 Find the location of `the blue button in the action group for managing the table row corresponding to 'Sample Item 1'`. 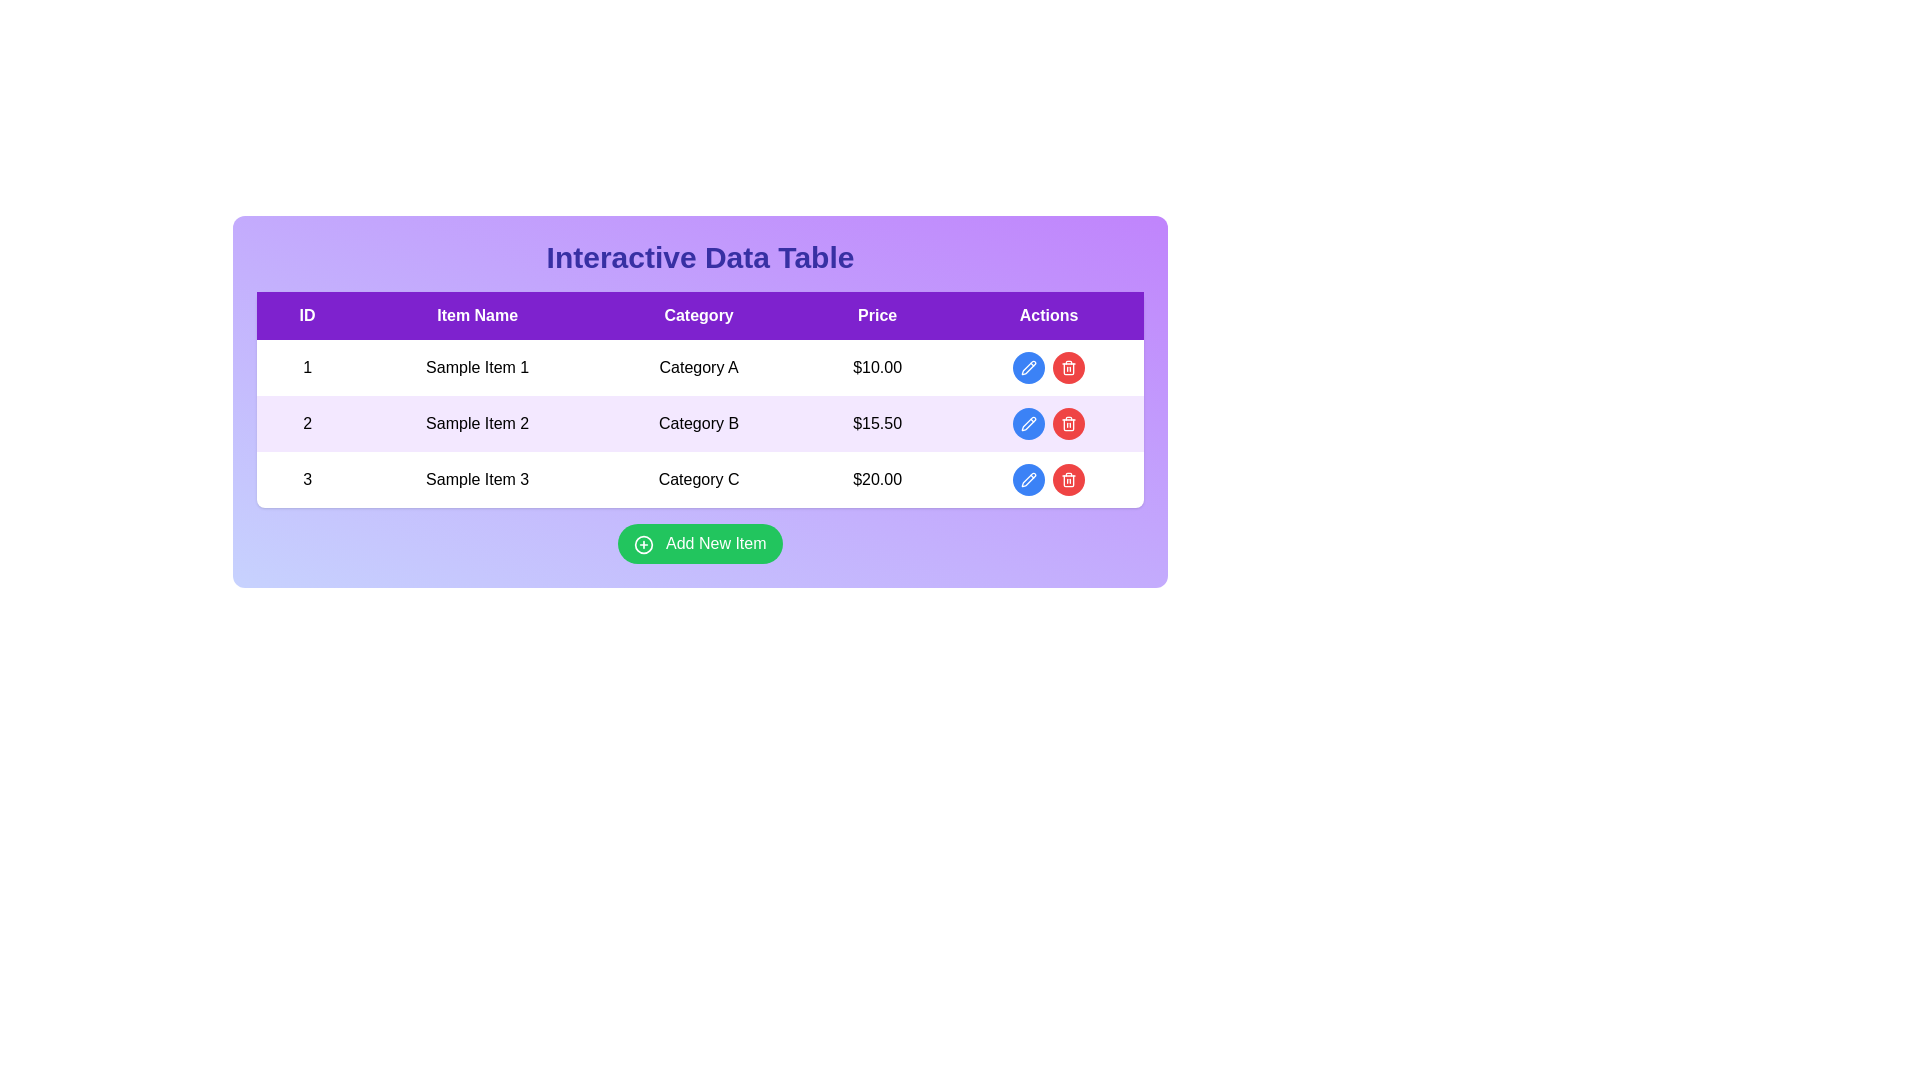

the blue button in the action group for managing the table row corresponding to 'Sample Item 1' is located at coordinates (1048, 367).